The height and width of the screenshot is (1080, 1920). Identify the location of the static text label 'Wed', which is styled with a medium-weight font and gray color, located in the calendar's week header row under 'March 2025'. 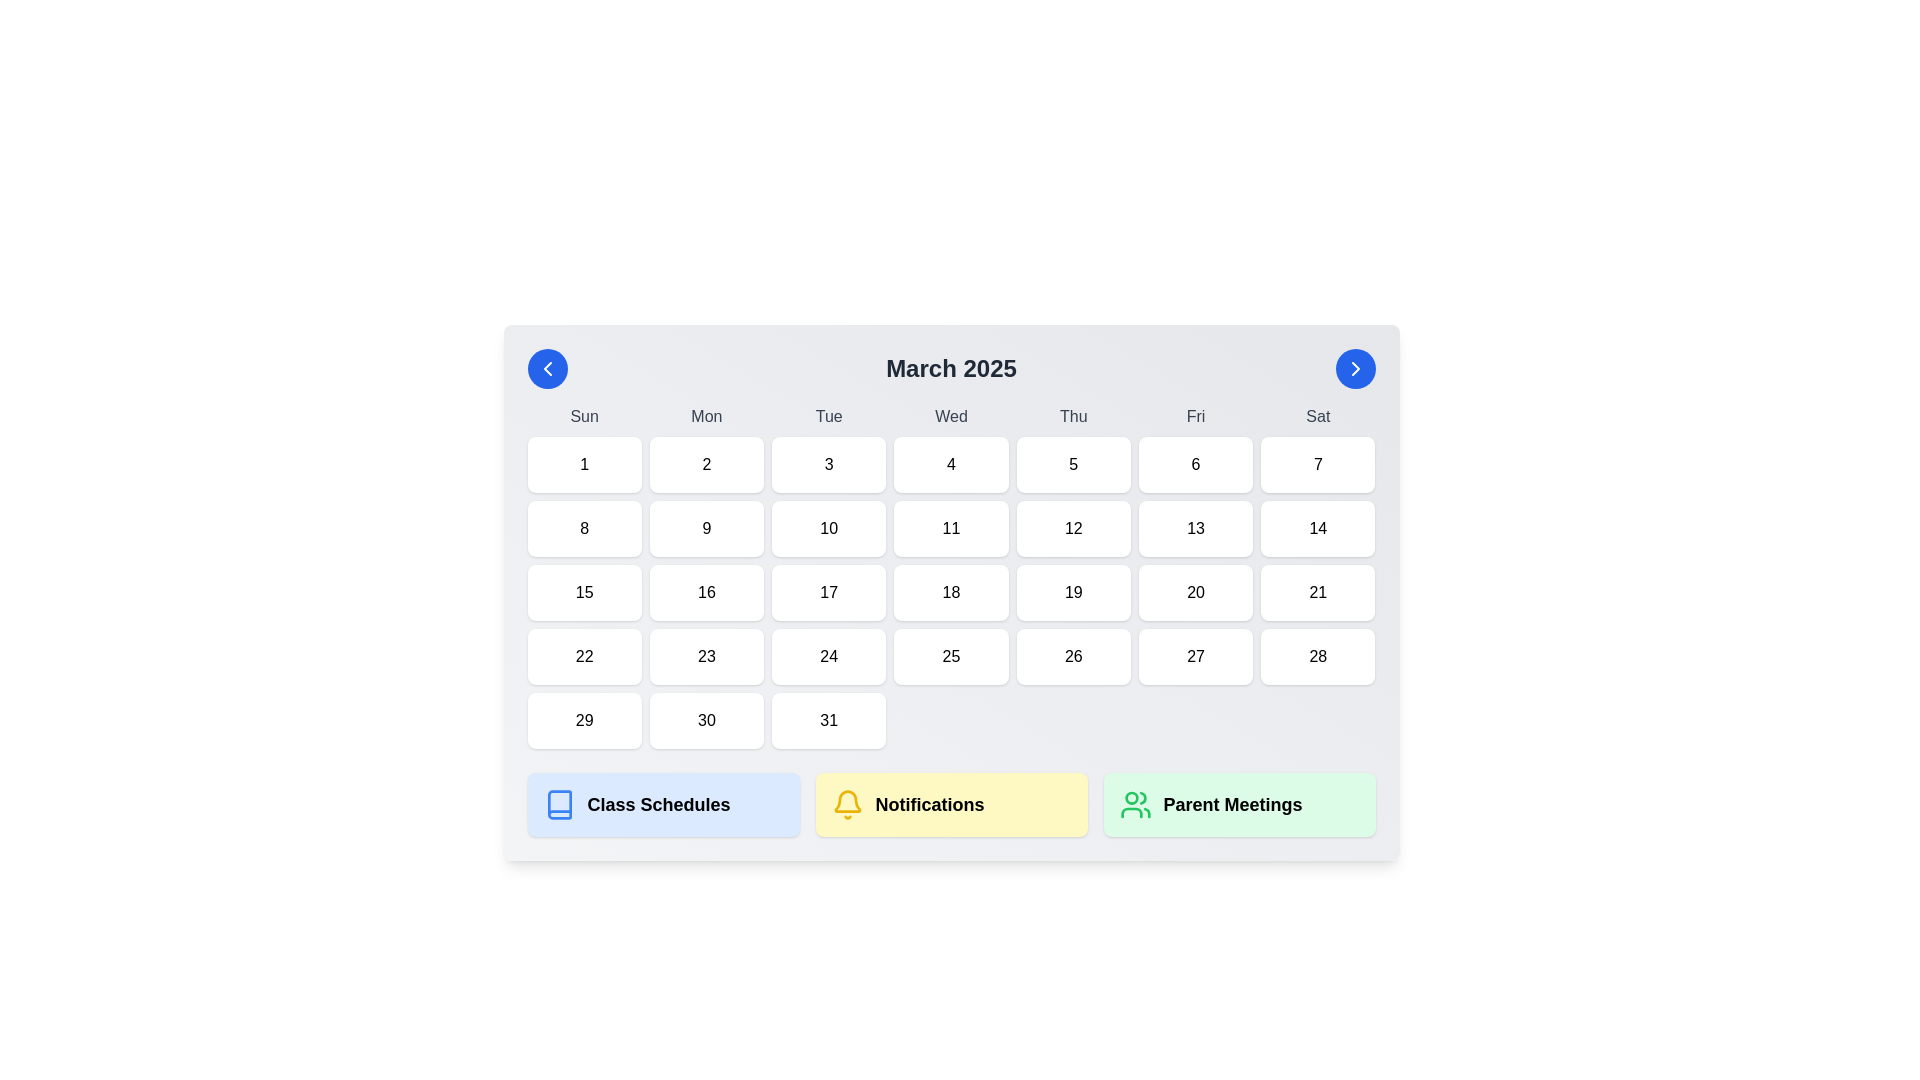
(950, 415).